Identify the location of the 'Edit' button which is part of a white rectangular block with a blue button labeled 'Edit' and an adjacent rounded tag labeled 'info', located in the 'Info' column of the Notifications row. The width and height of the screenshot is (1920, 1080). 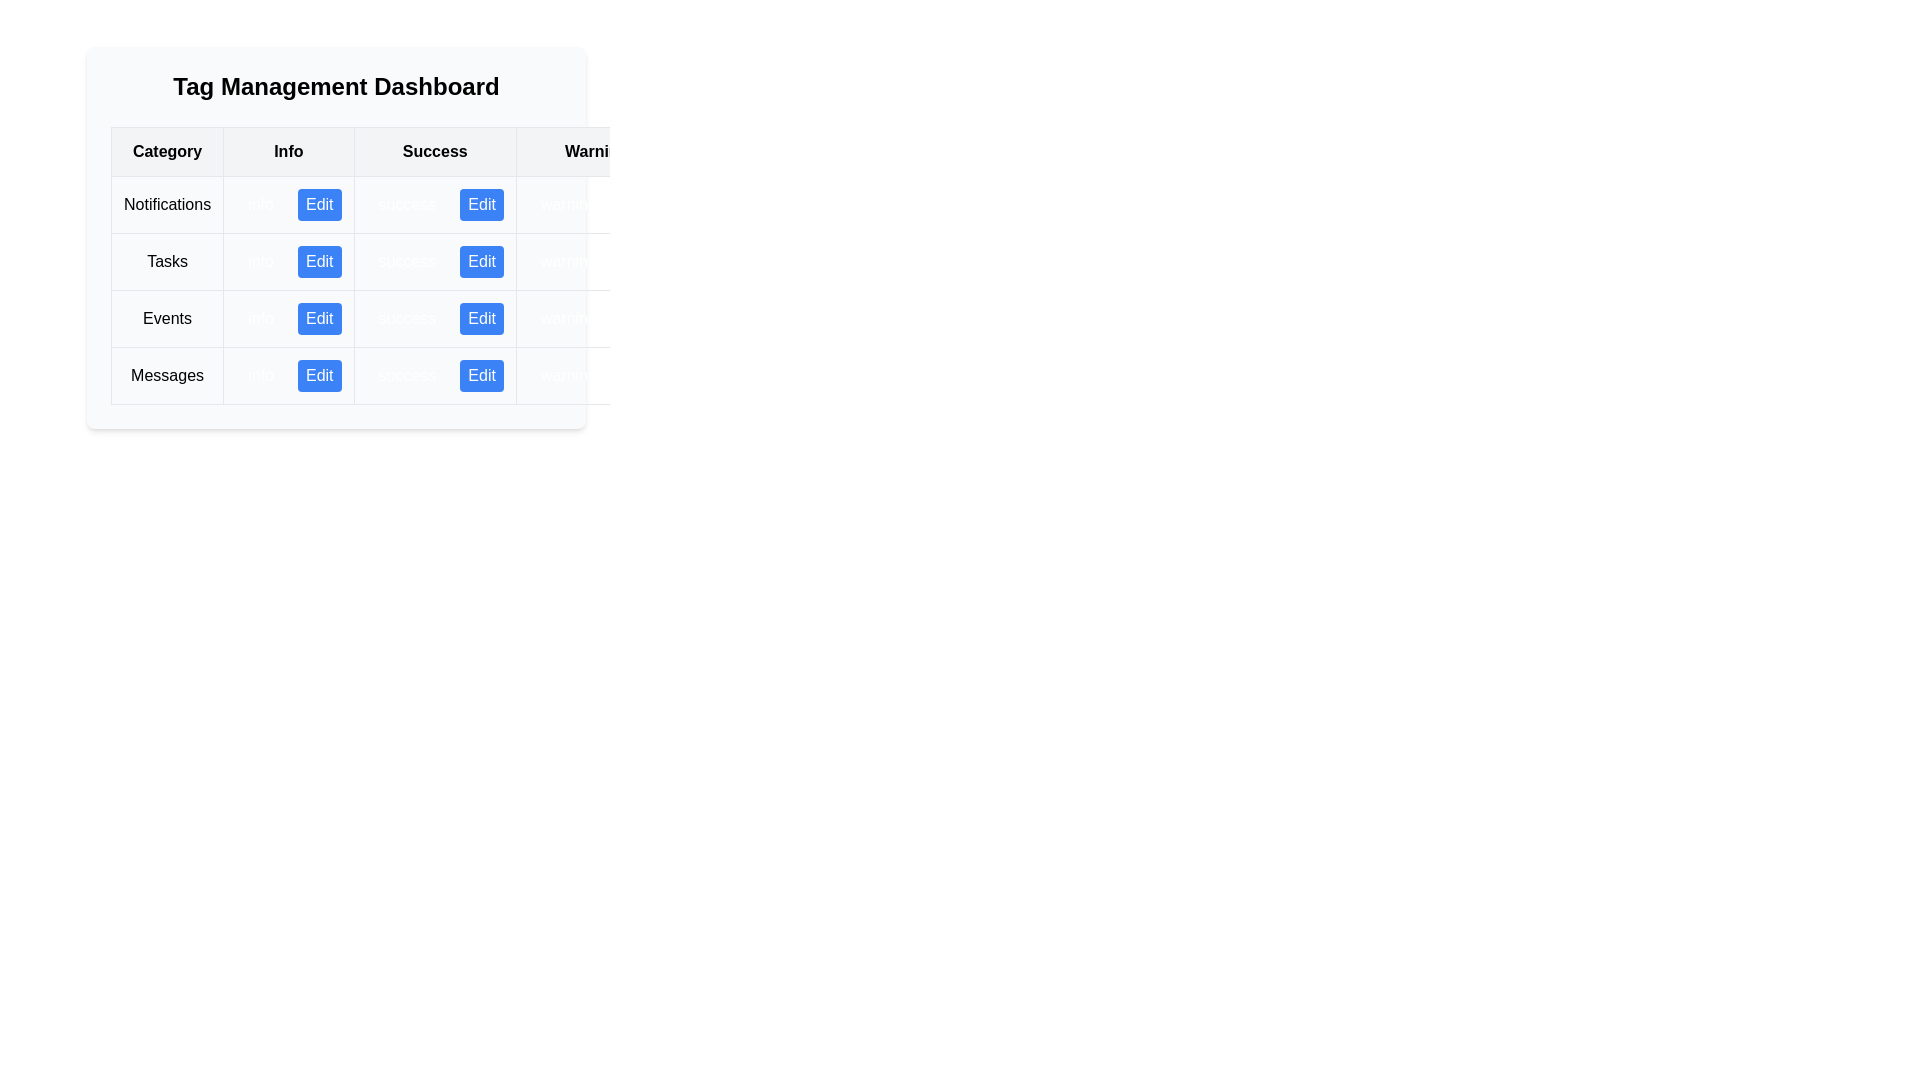
(287, 204).